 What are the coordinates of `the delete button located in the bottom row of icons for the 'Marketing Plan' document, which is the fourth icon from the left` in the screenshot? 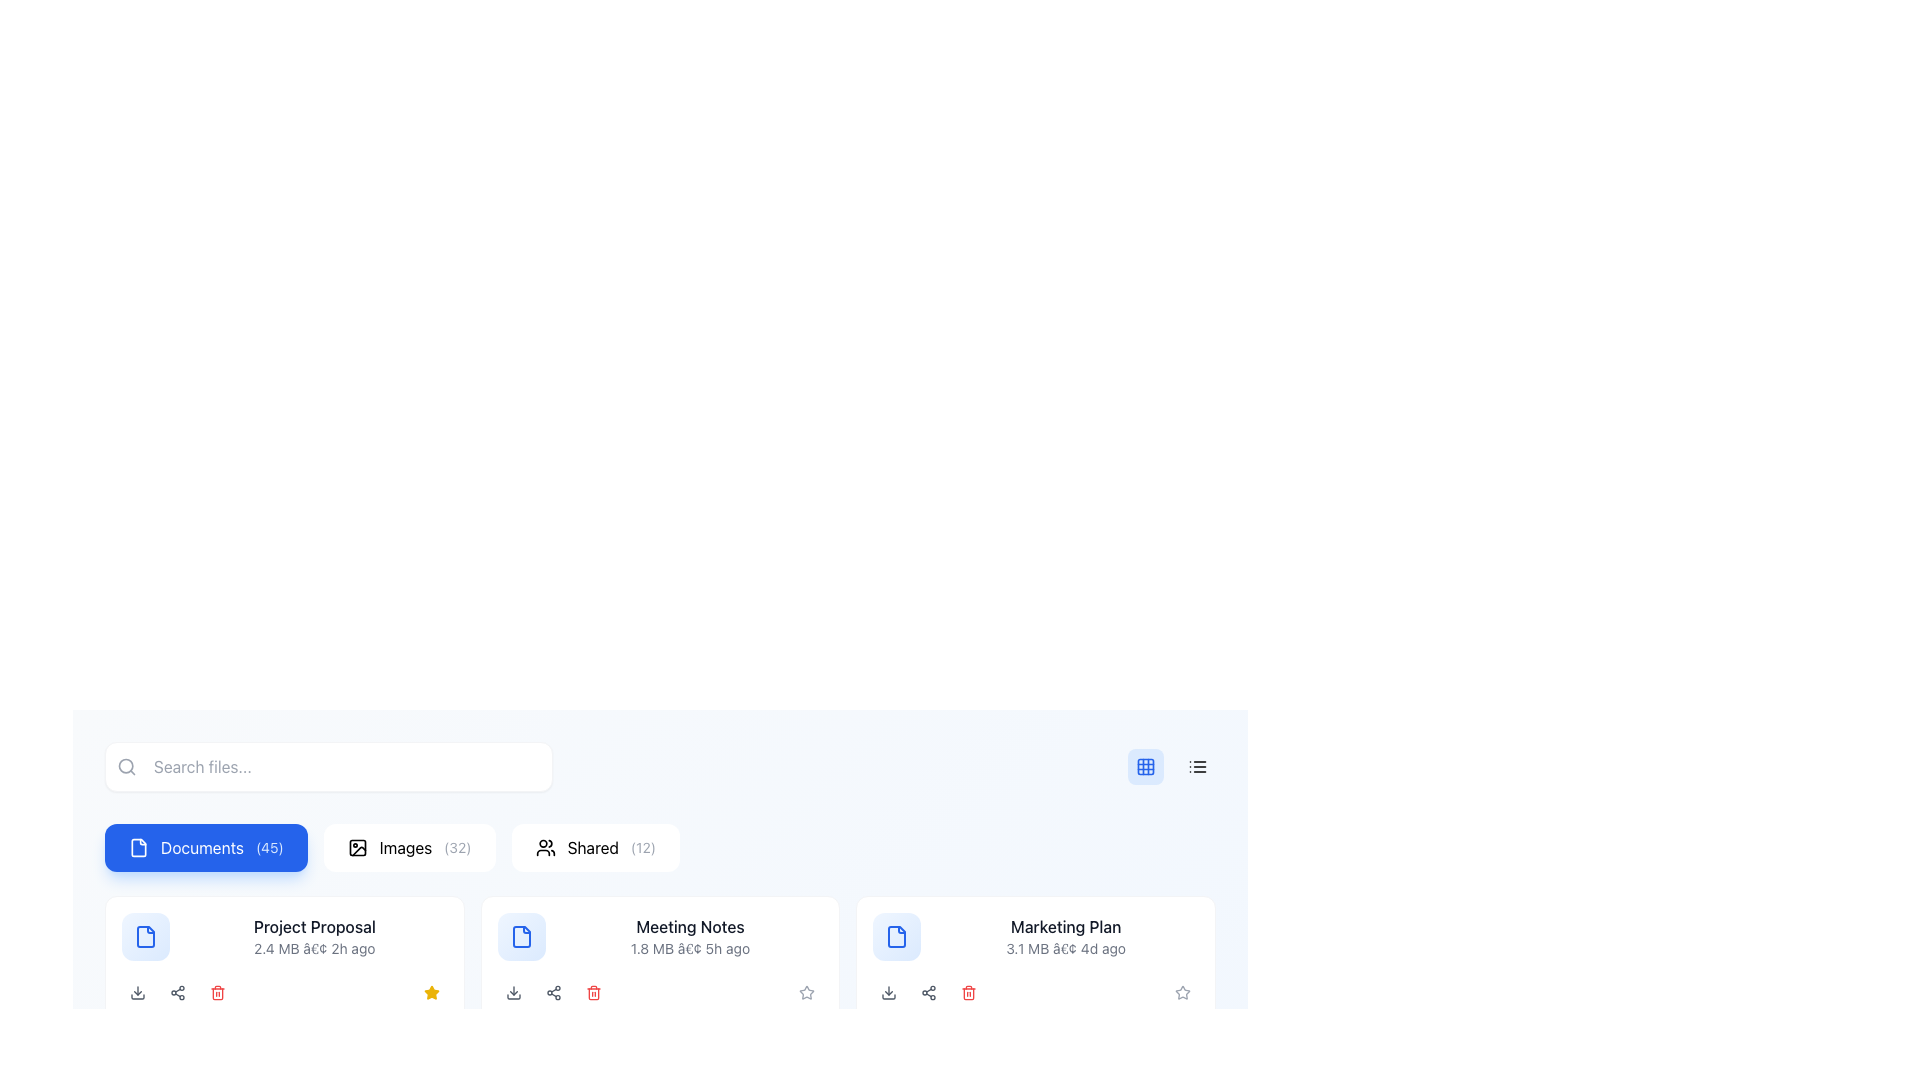 It's located at (969, 992).